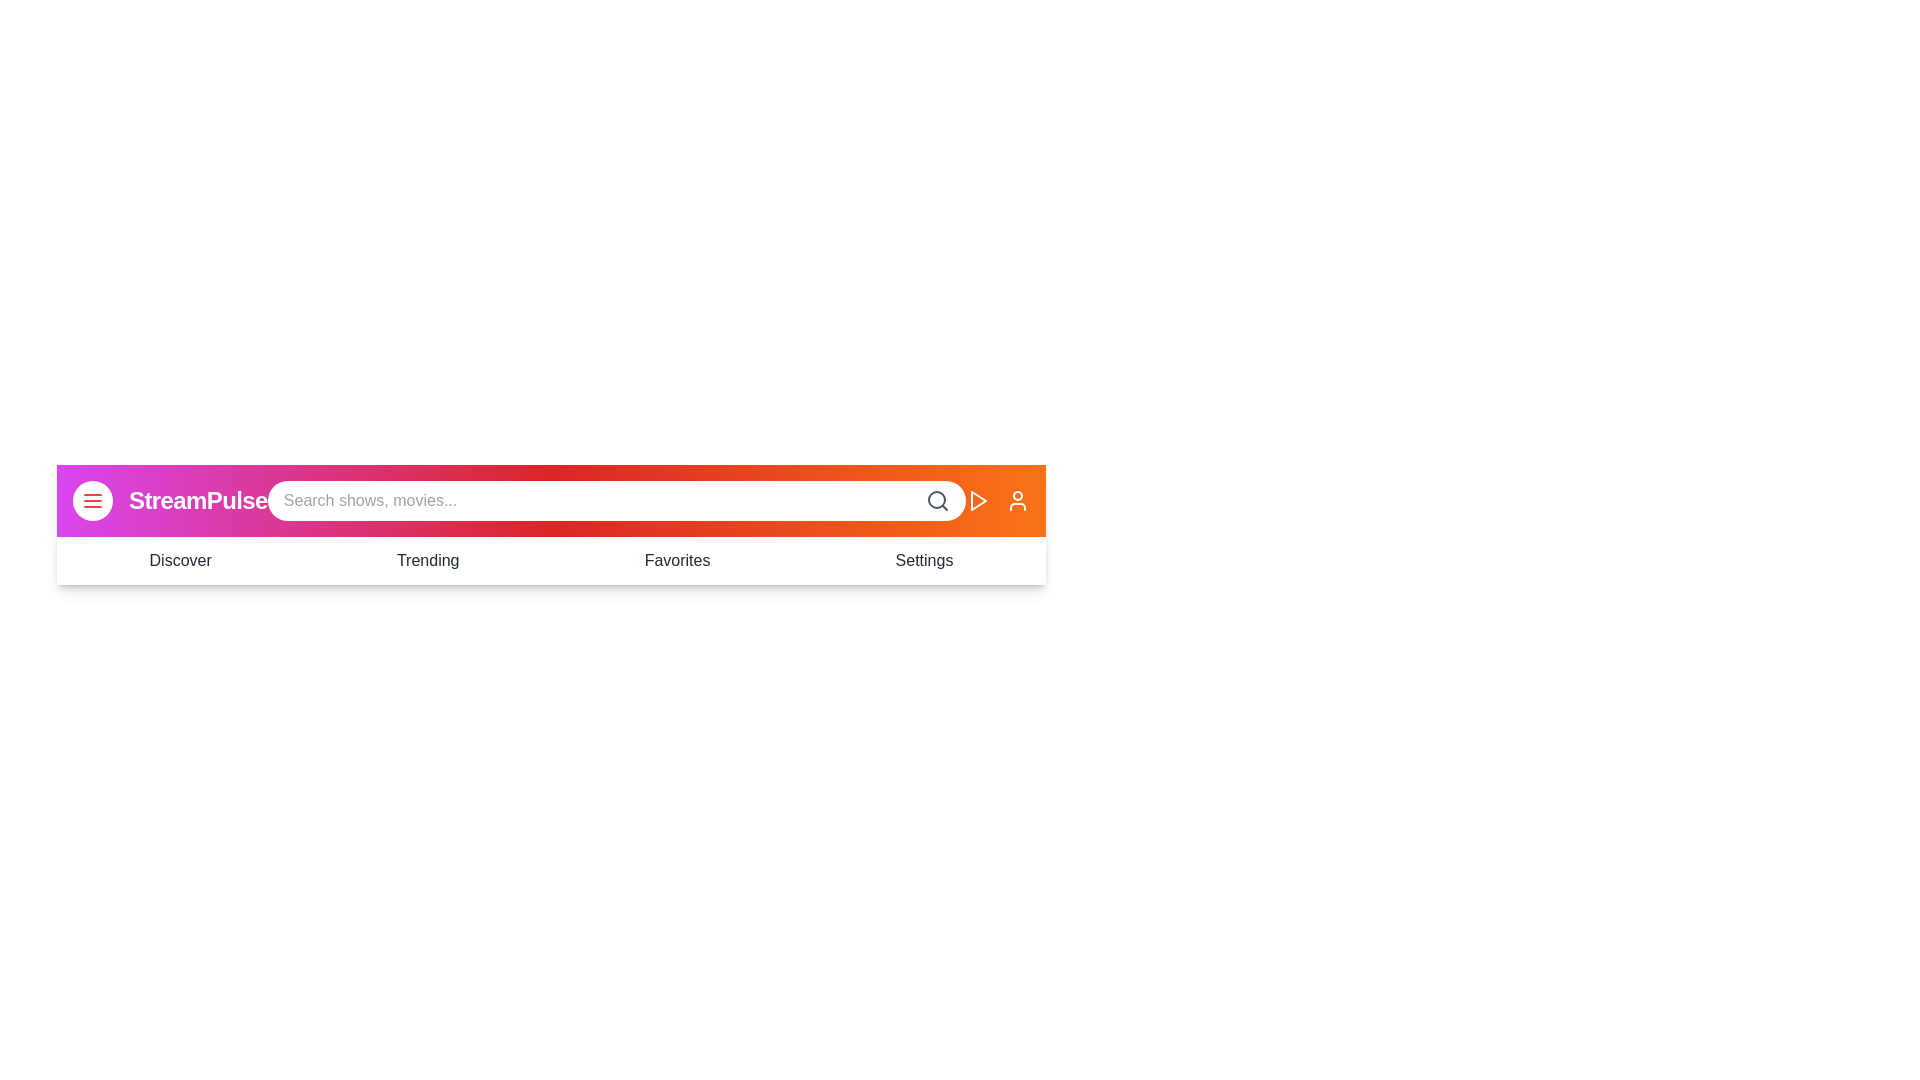 Image resolution: width=1920 pixels, height=1080 pixels. Describe the element at coordinates (676, 560) in the screenshot. I see `the navigation menu item Favorites` at that location.